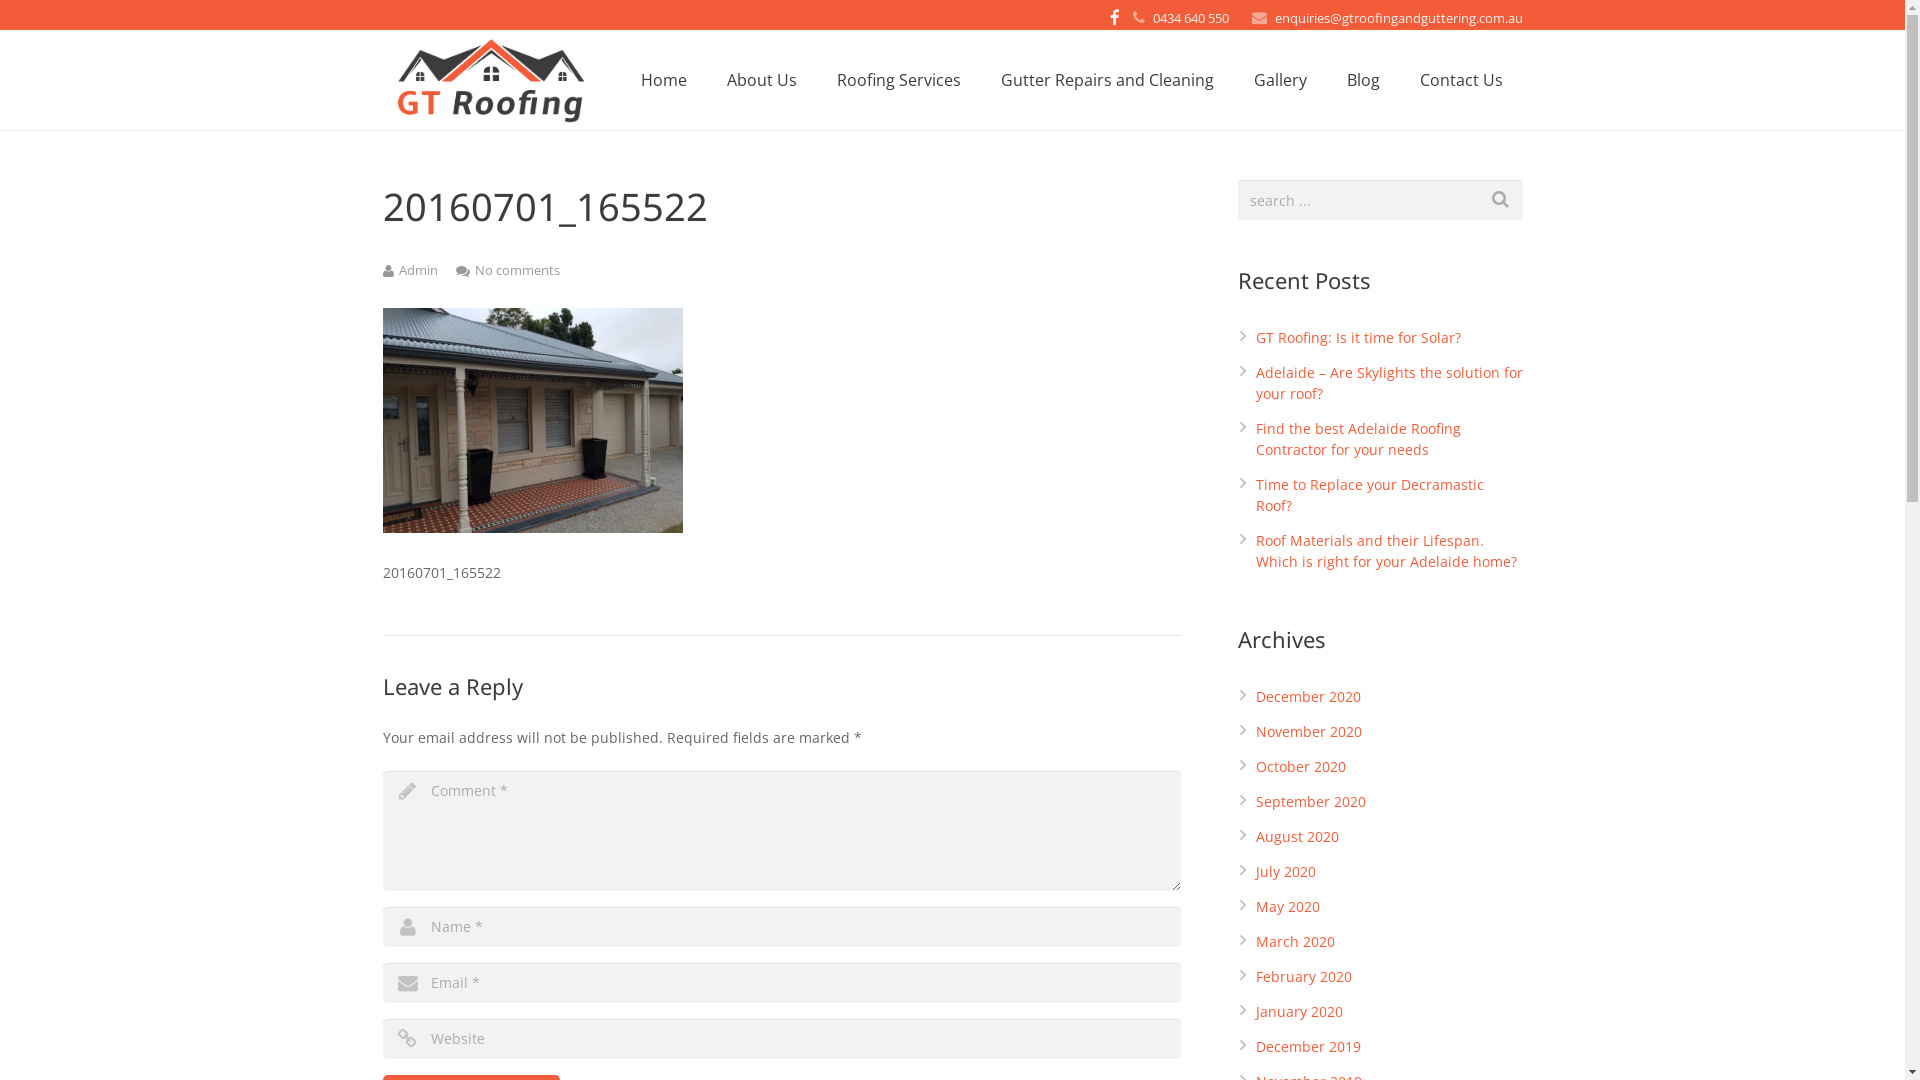 This screenshot has height=1080, width=1920. I want to click on 'December 2020', so click(1308, 695).